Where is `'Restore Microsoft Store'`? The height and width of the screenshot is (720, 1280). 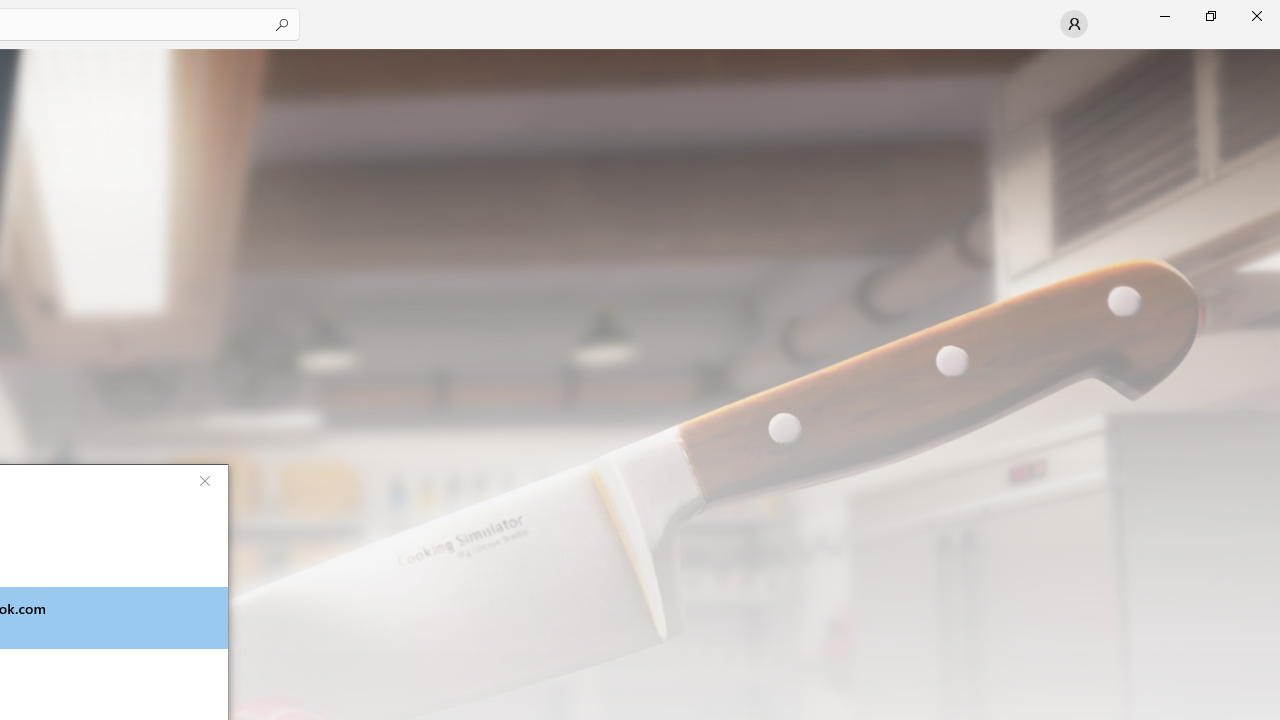 'Restore Microsoft Store' is located at coordinates (1209, 15).